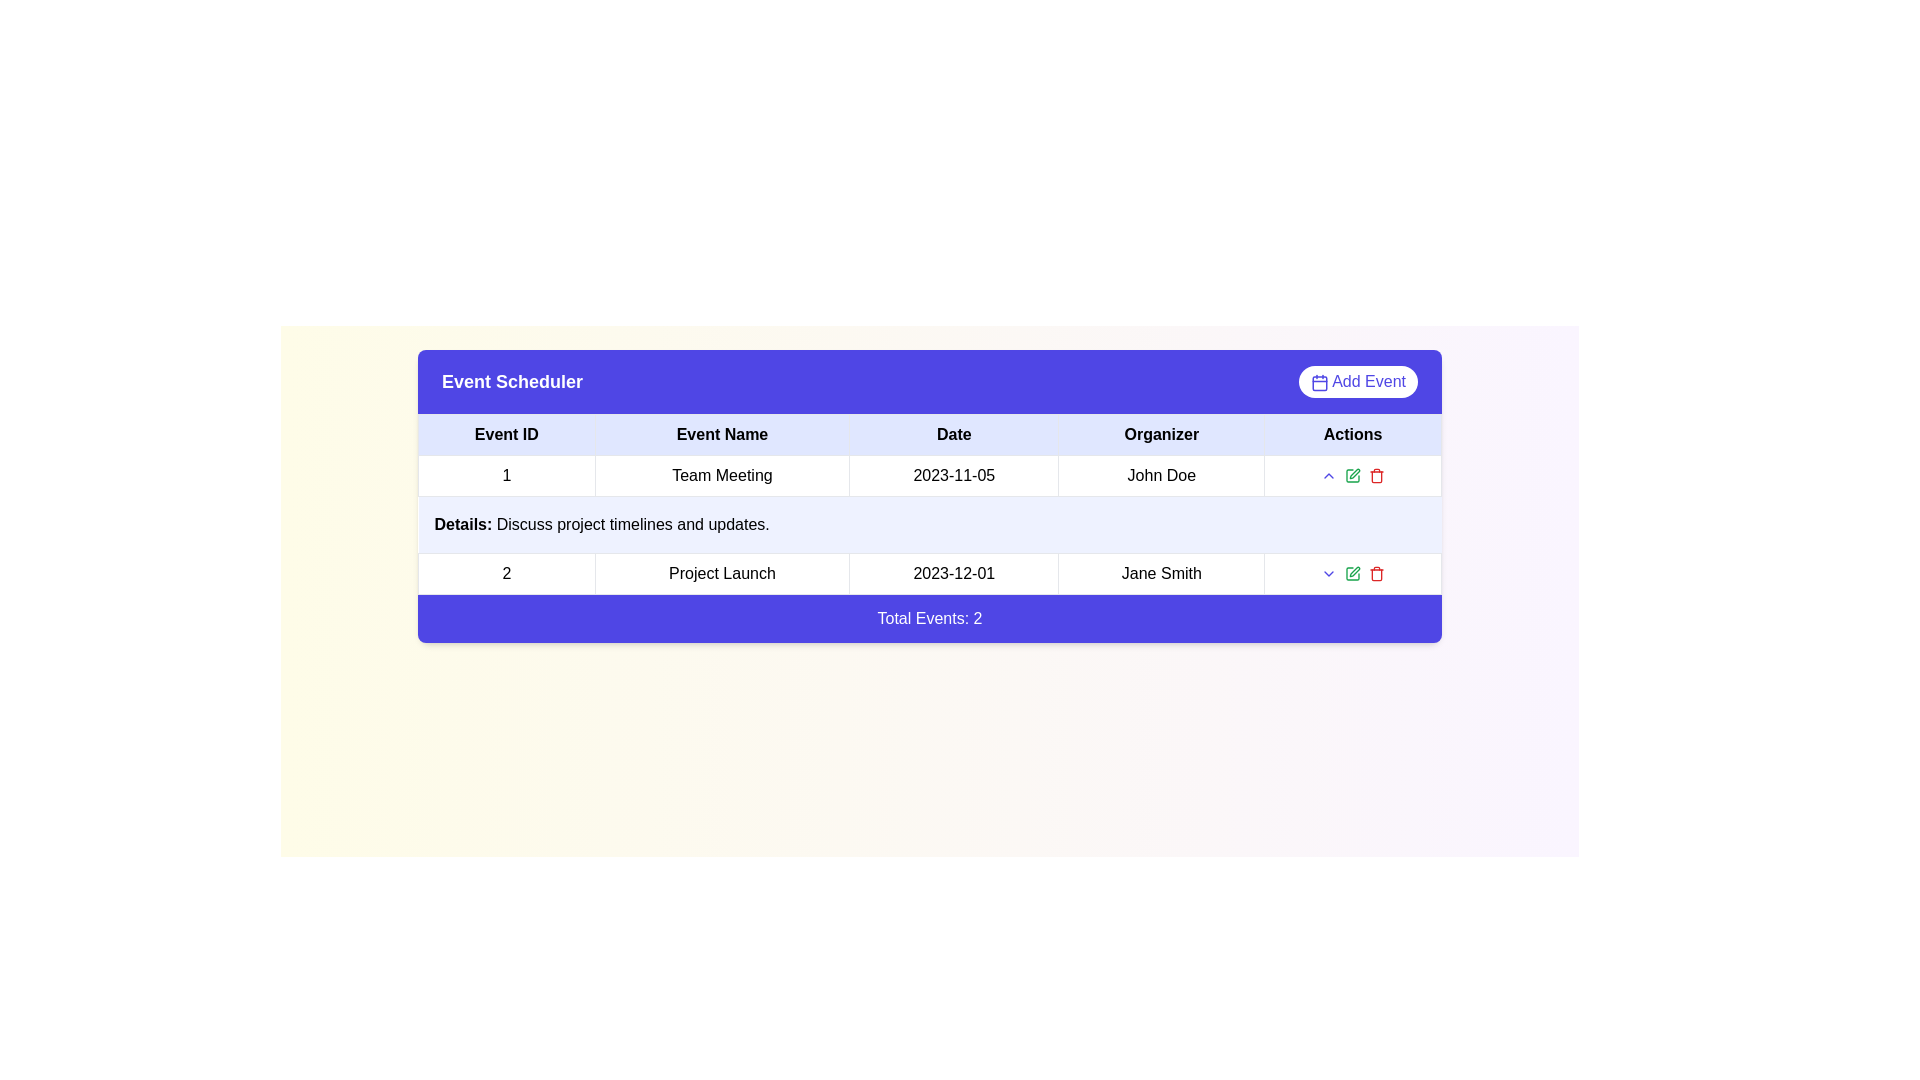 Image resolution: width=1920 pixels, height=1080 pixels. What do you see at coordinates (1319, 382) in the screenshot?
I see `the calendar icon located to the left of the 'Add Event' button in the top-right corner of the interface, above the table` at bounding box center [1319, 382].